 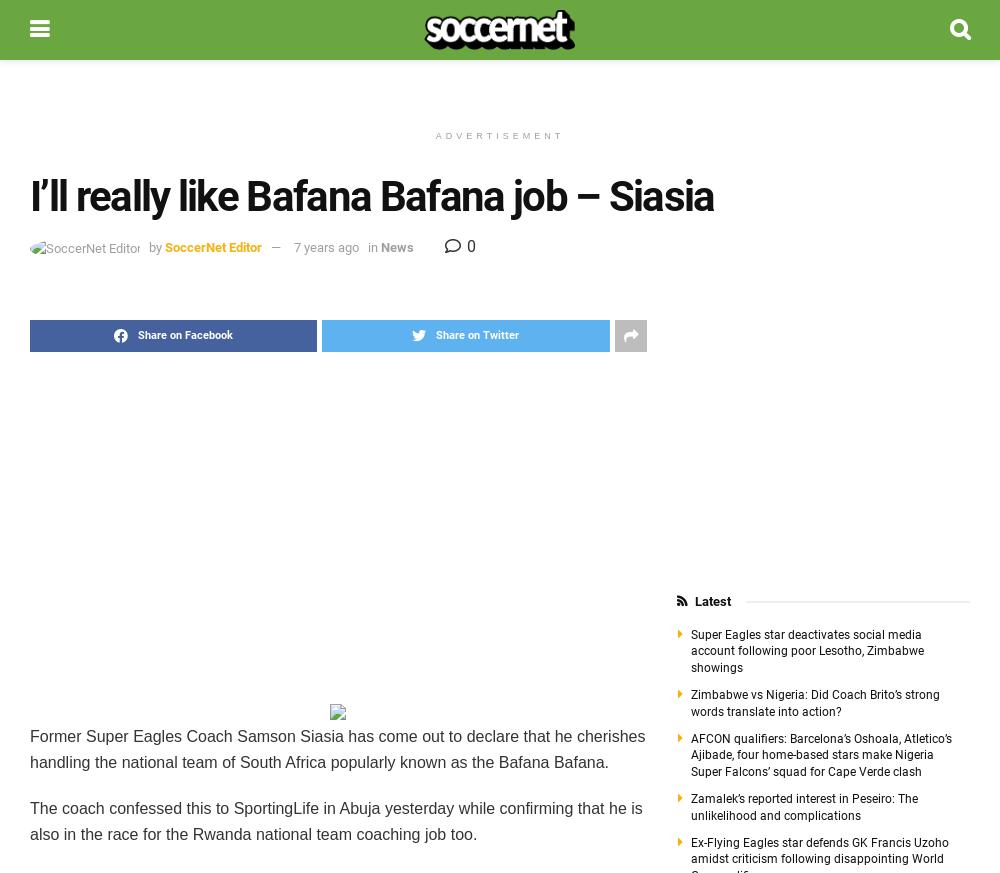 What do you see at coordinates (806, 650) in the screenshot?
I see `'Super Eagles star deactivates social media account following poor Lesotho, Zimbabwe showings'` at bounding box center [806, 650].